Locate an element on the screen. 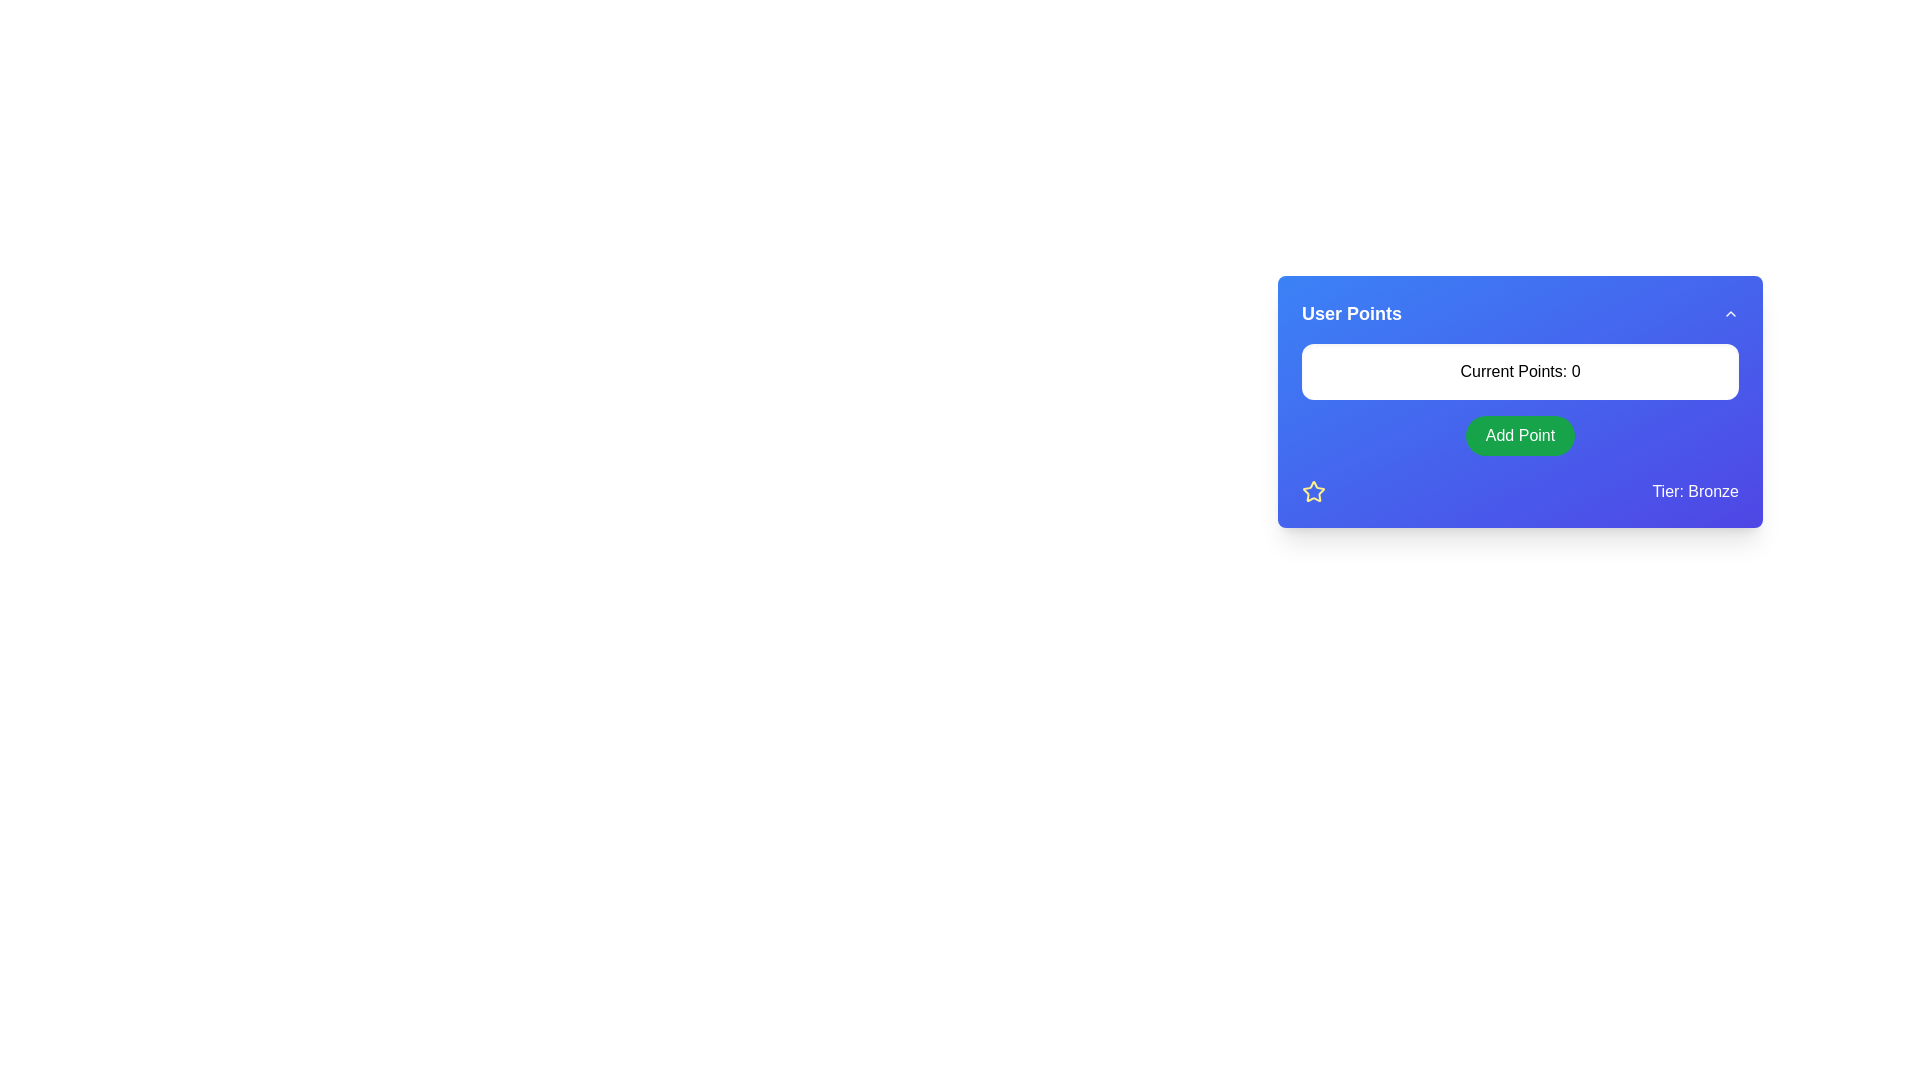  the rectangular green button labeled 'Add Point' located below the 'Current Points: 0' text box is located at coordinates (1520, 434).